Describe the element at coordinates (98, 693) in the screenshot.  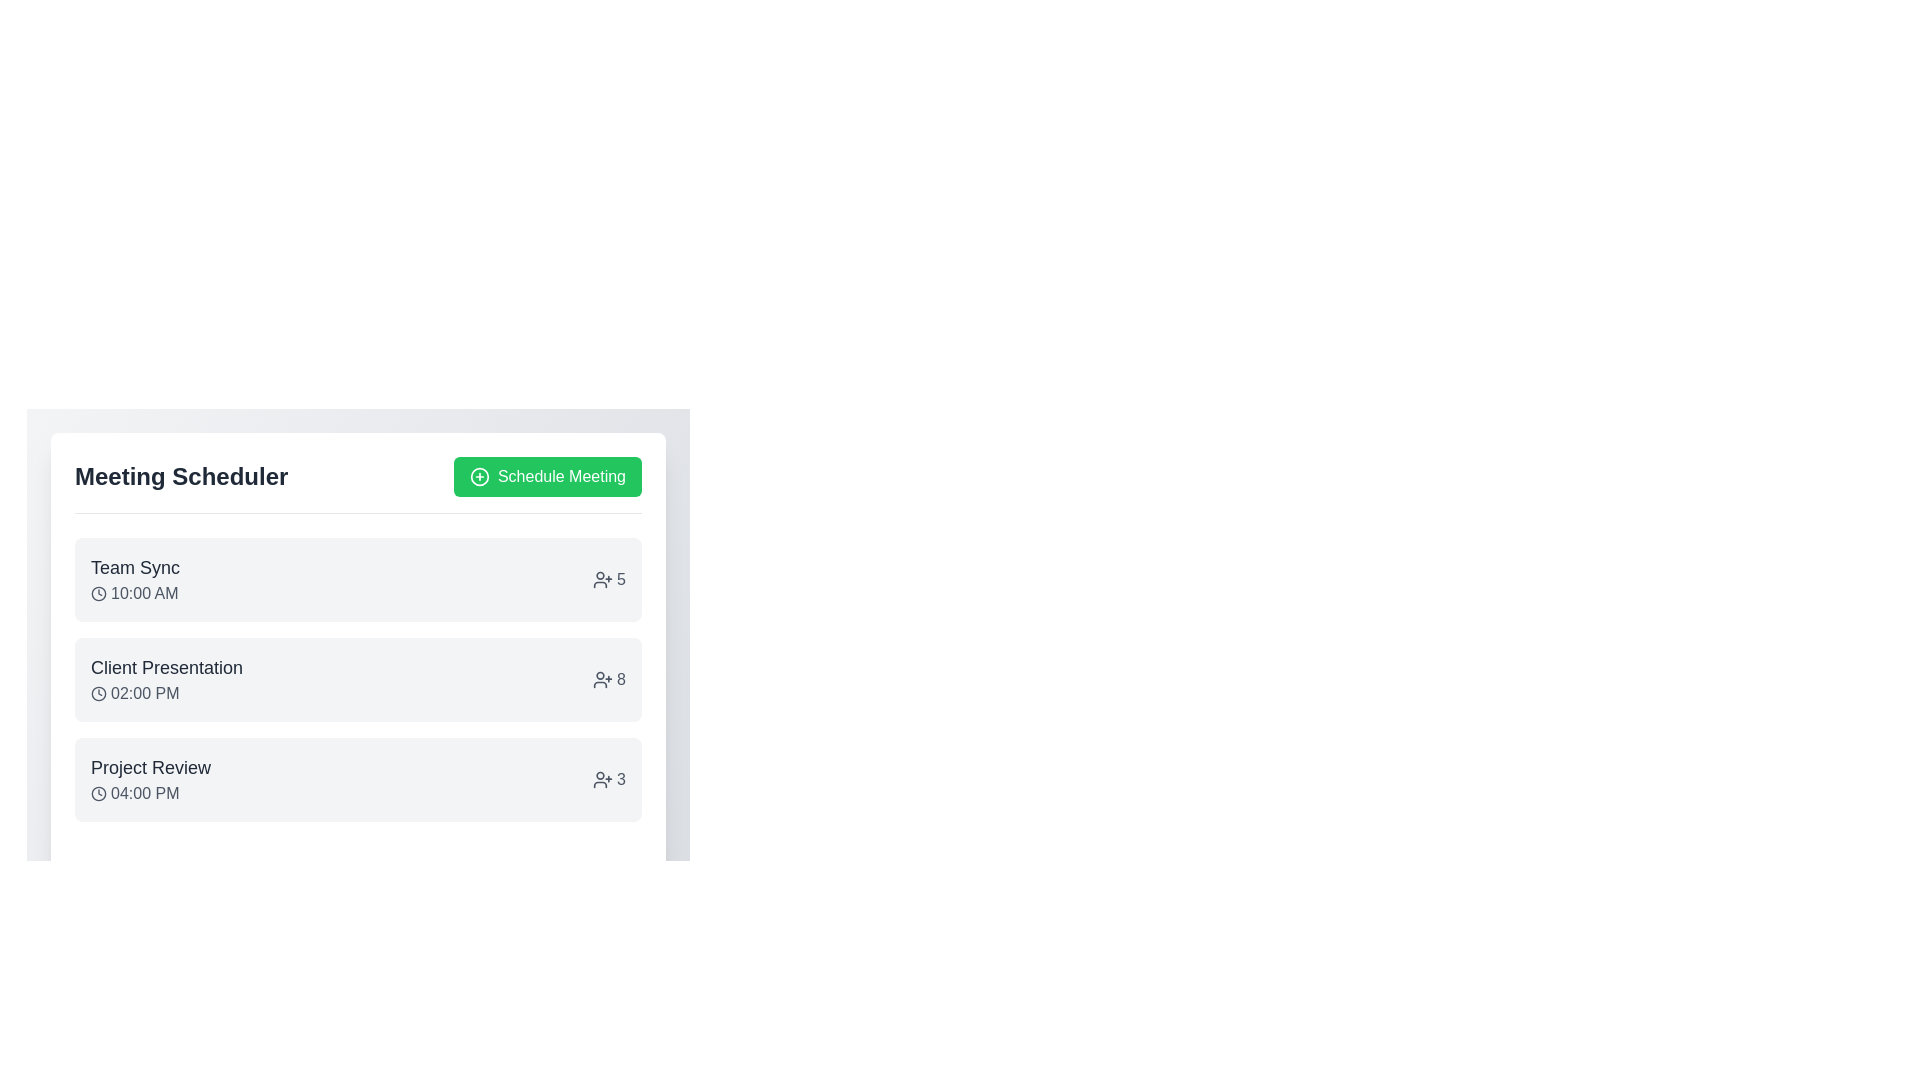
I see `the clock icon located to the left of the time label '02:00 PM' in the 'Client Presentation' row for visual guidance` at that location.